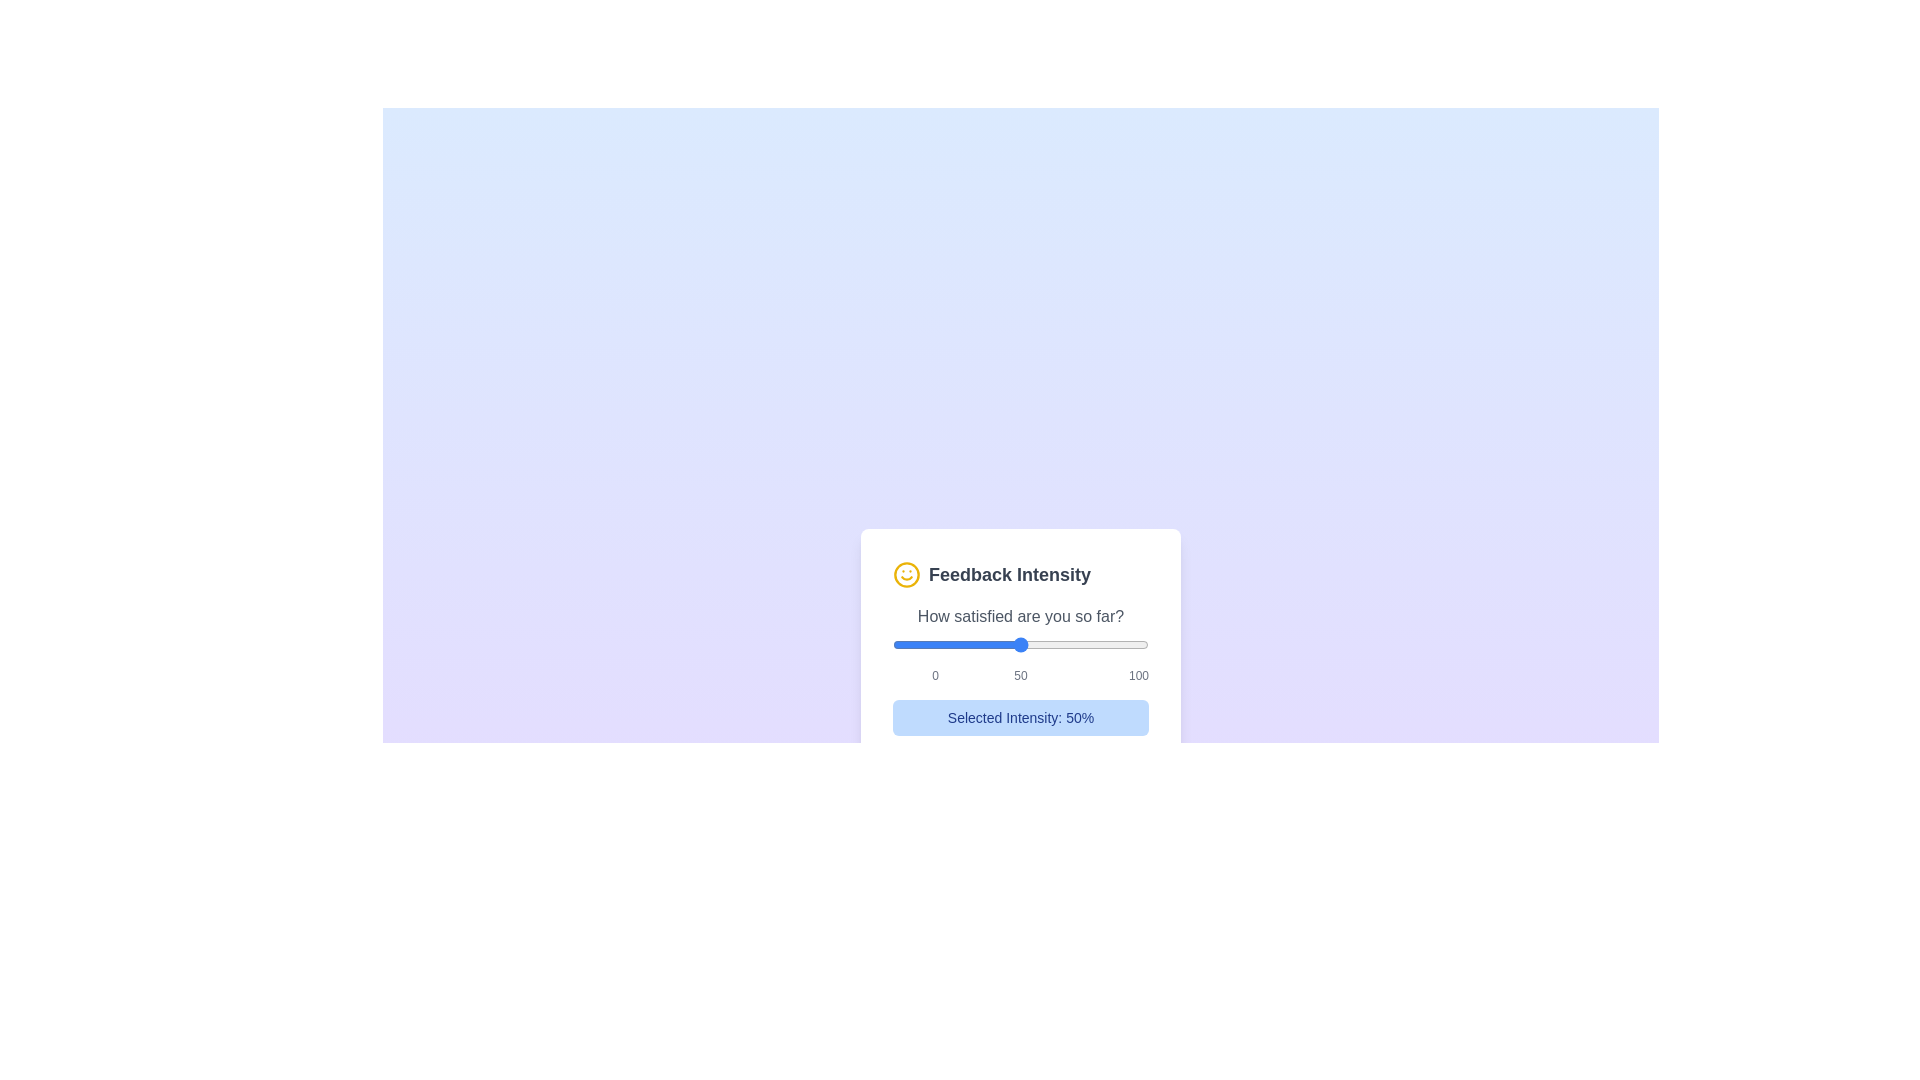 The image size is (1920, 1080). What do you see at coordinates (962, 644) in the screenshot?
I see `the slider to set the satisfaction value to 27` at bounding box center [962, 644].